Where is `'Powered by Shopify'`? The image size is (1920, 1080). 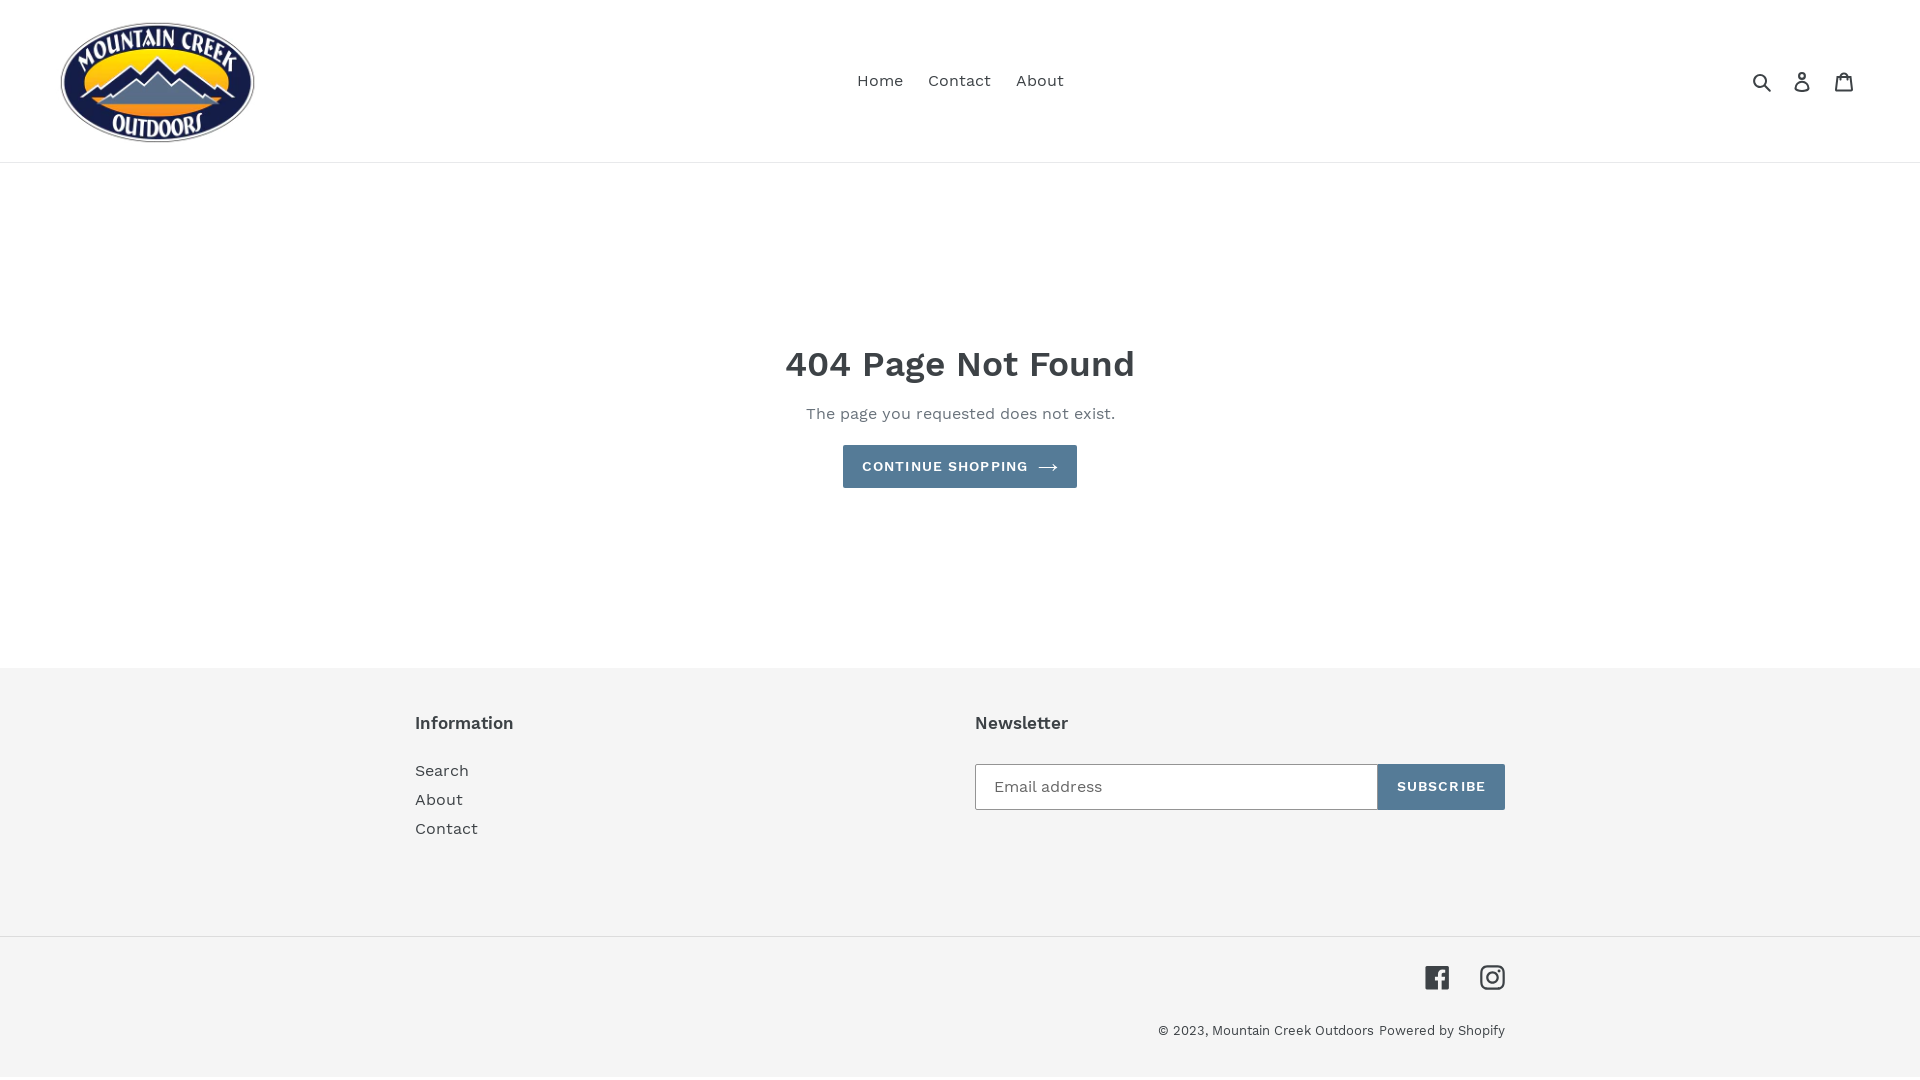
'Powered by Shopify' is located at coordinates (1441, 1030).